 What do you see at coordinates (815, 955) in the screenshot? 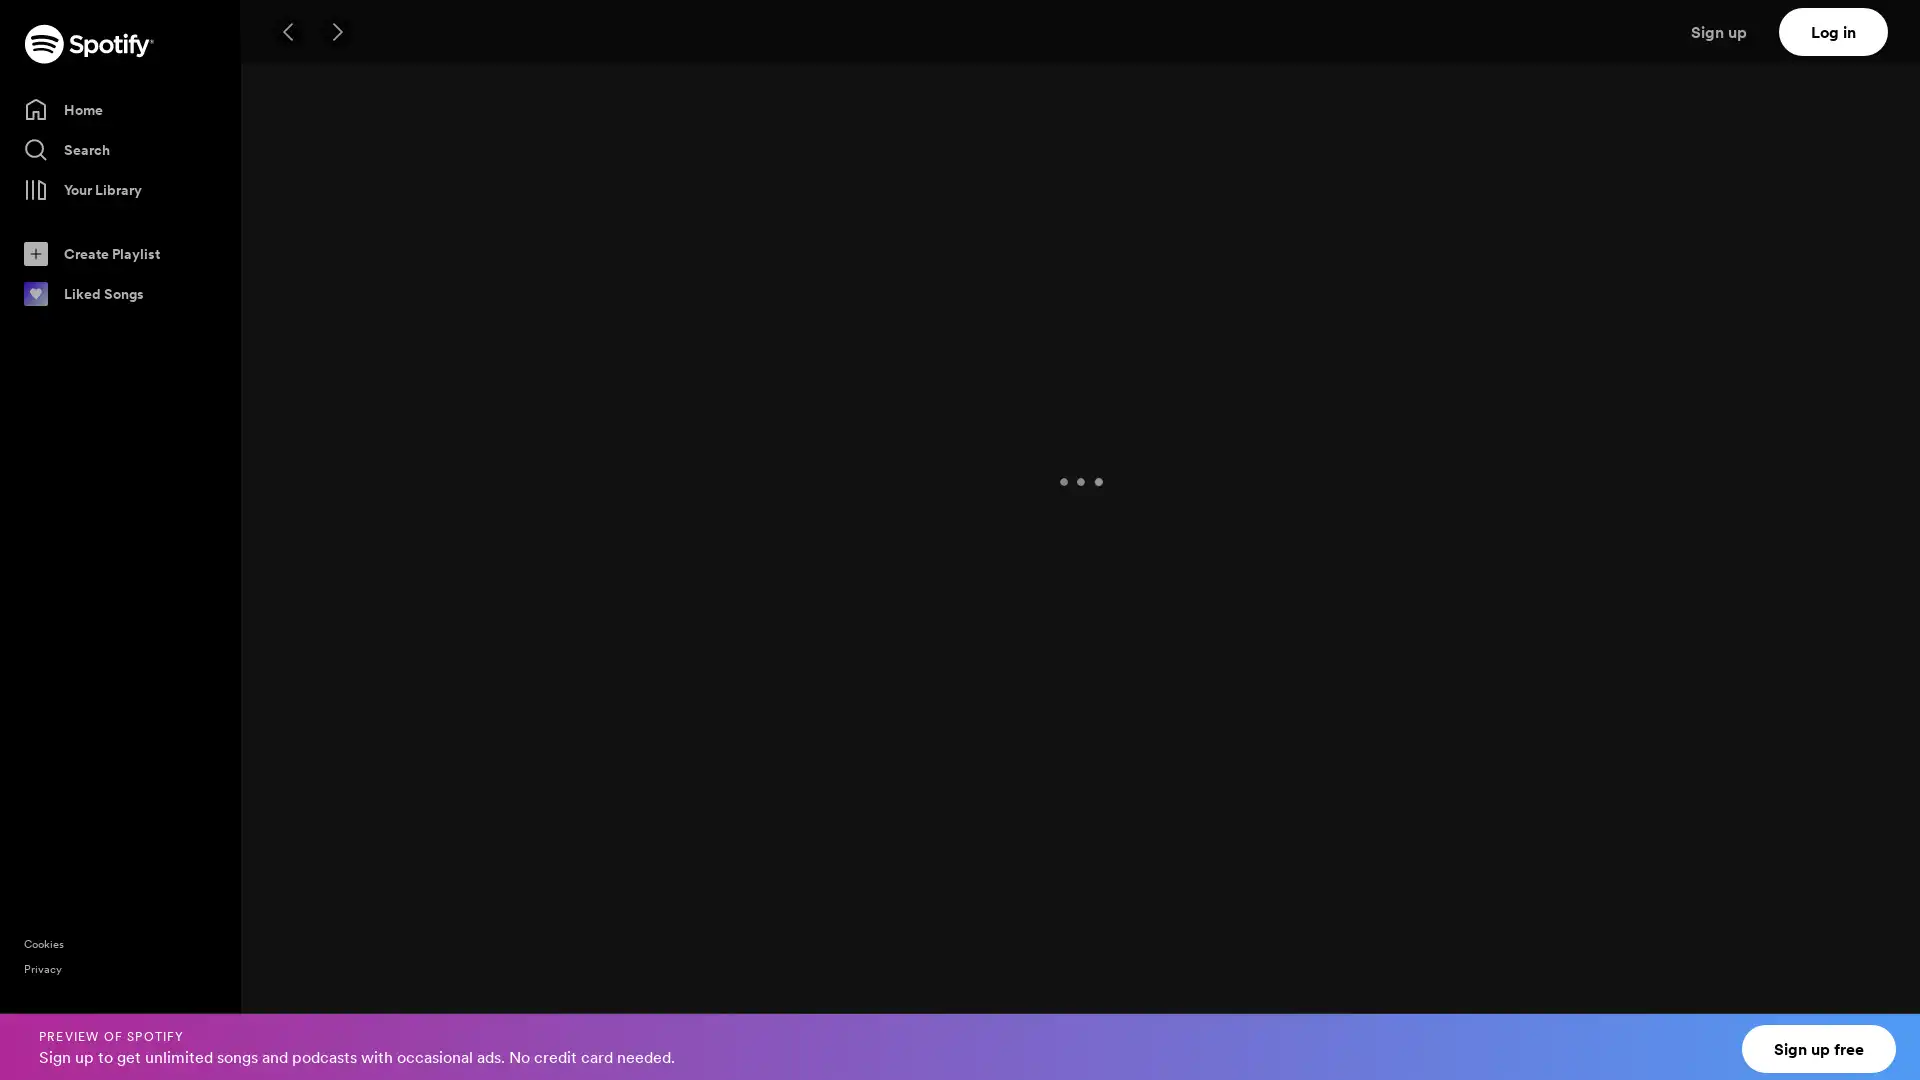
I see `Play ommood` at bounding box center [815, 955].